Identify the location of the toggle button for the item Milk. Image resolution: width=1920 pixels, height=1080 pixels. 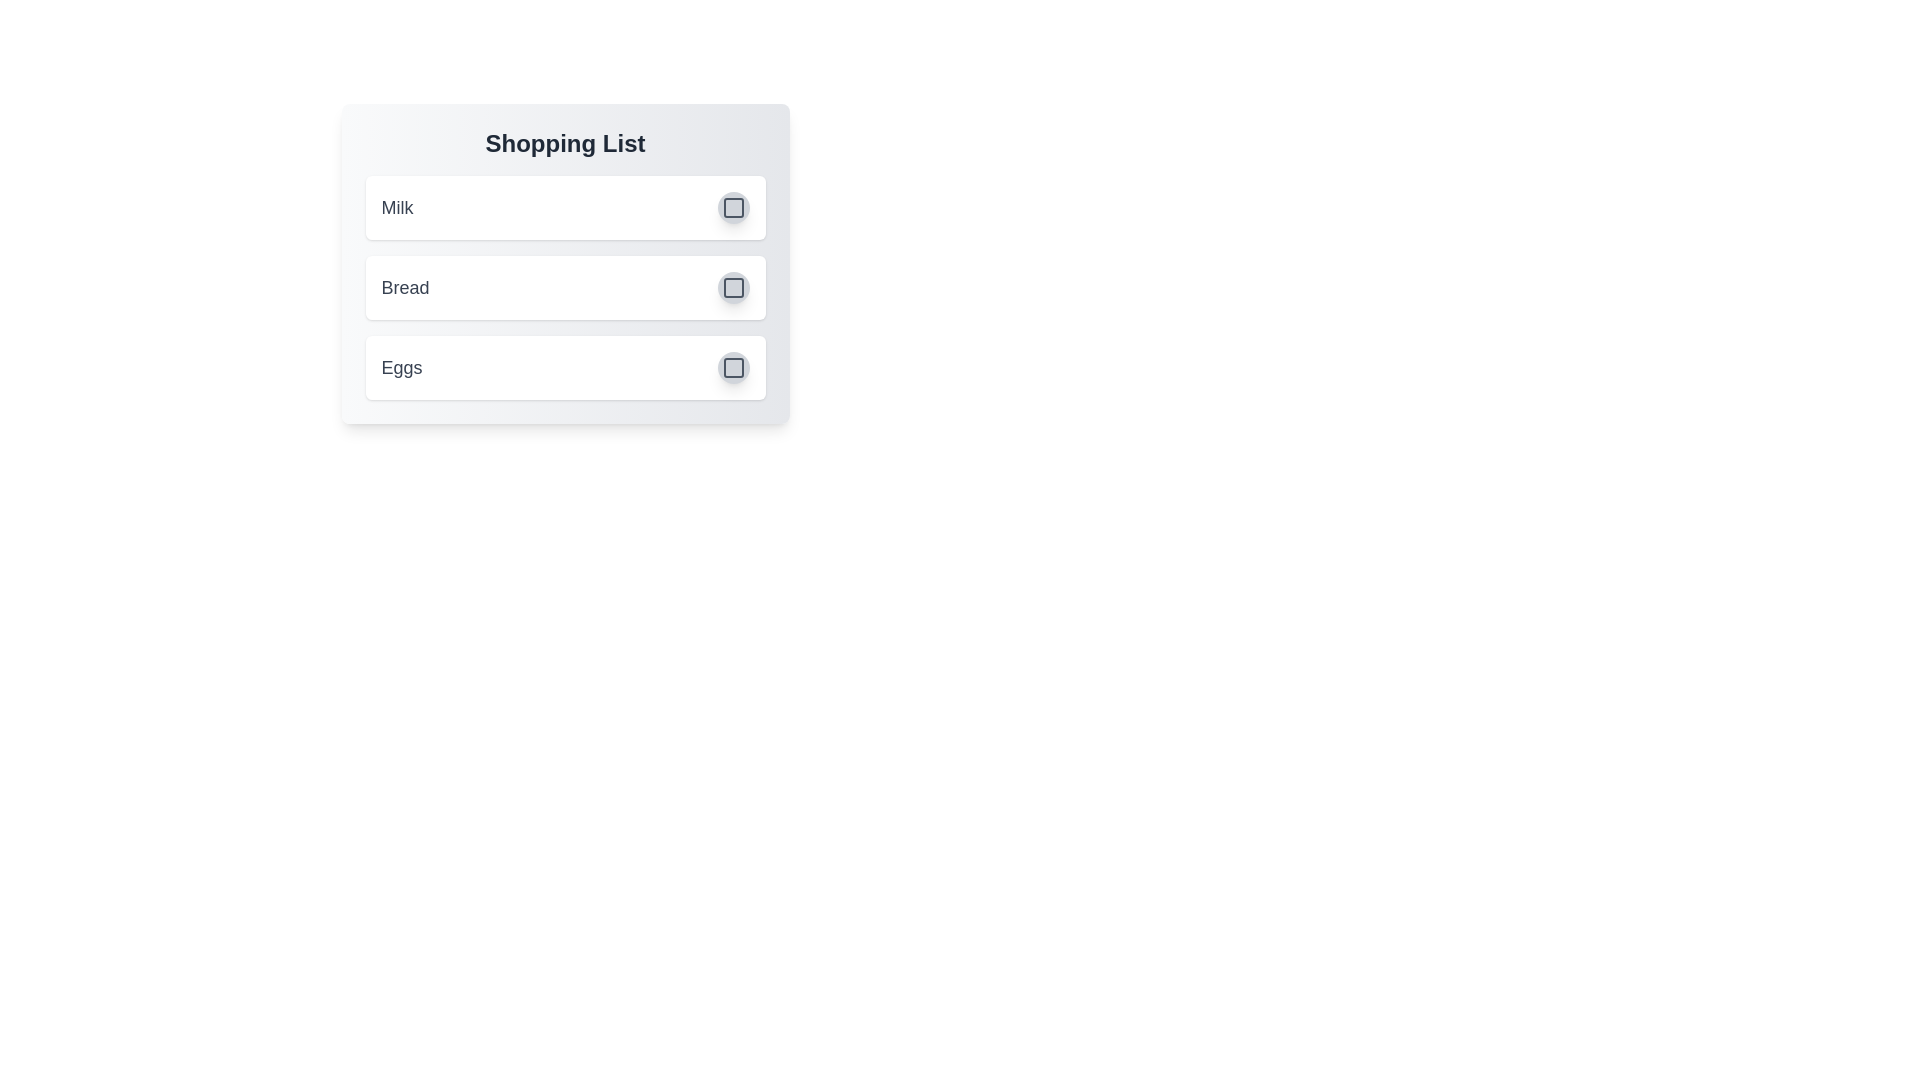
(732, 208).